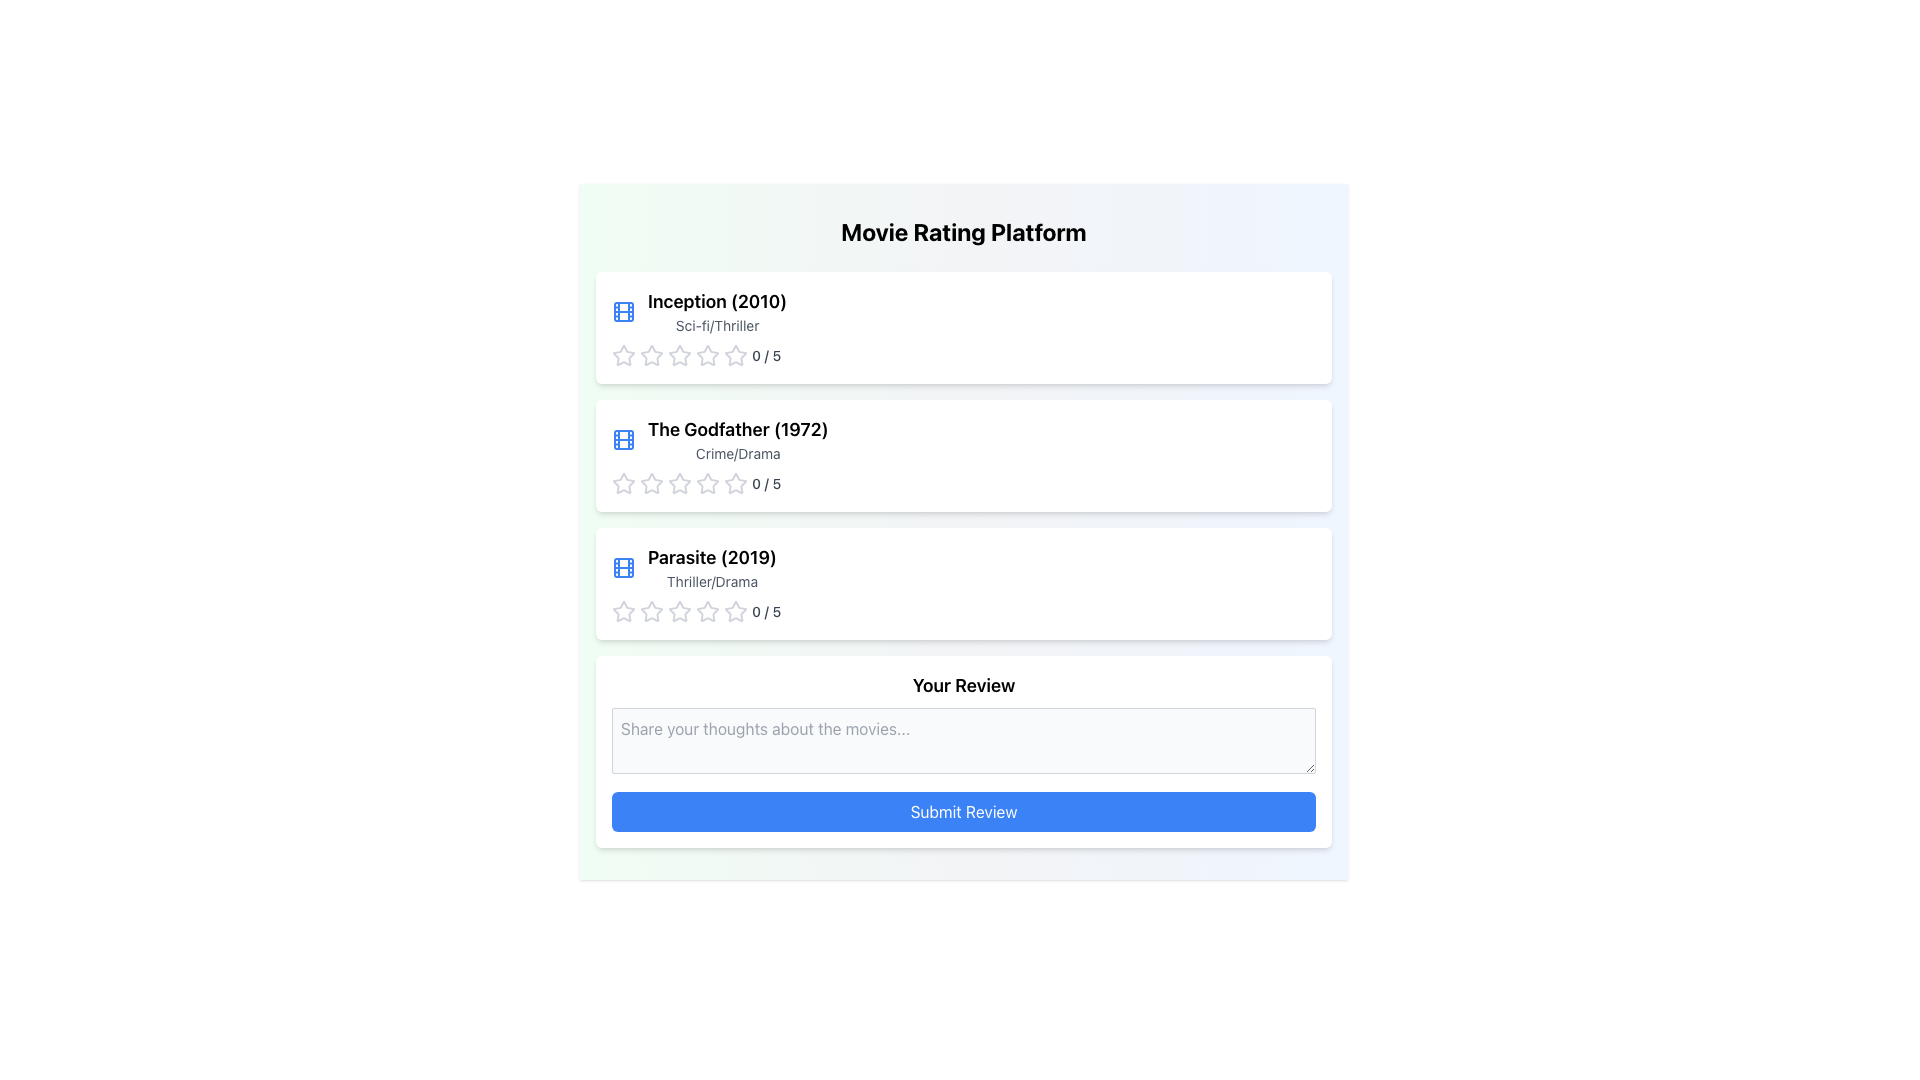 Image resolution: width=1920 pixels, height=1080 pixels. What do you see at coordinates (680, 611) in the screenshot?
I see `the fourth star icon in the 5-star rating system located below the text 'Parasite (2019)'` at bounding box center [680, 611].